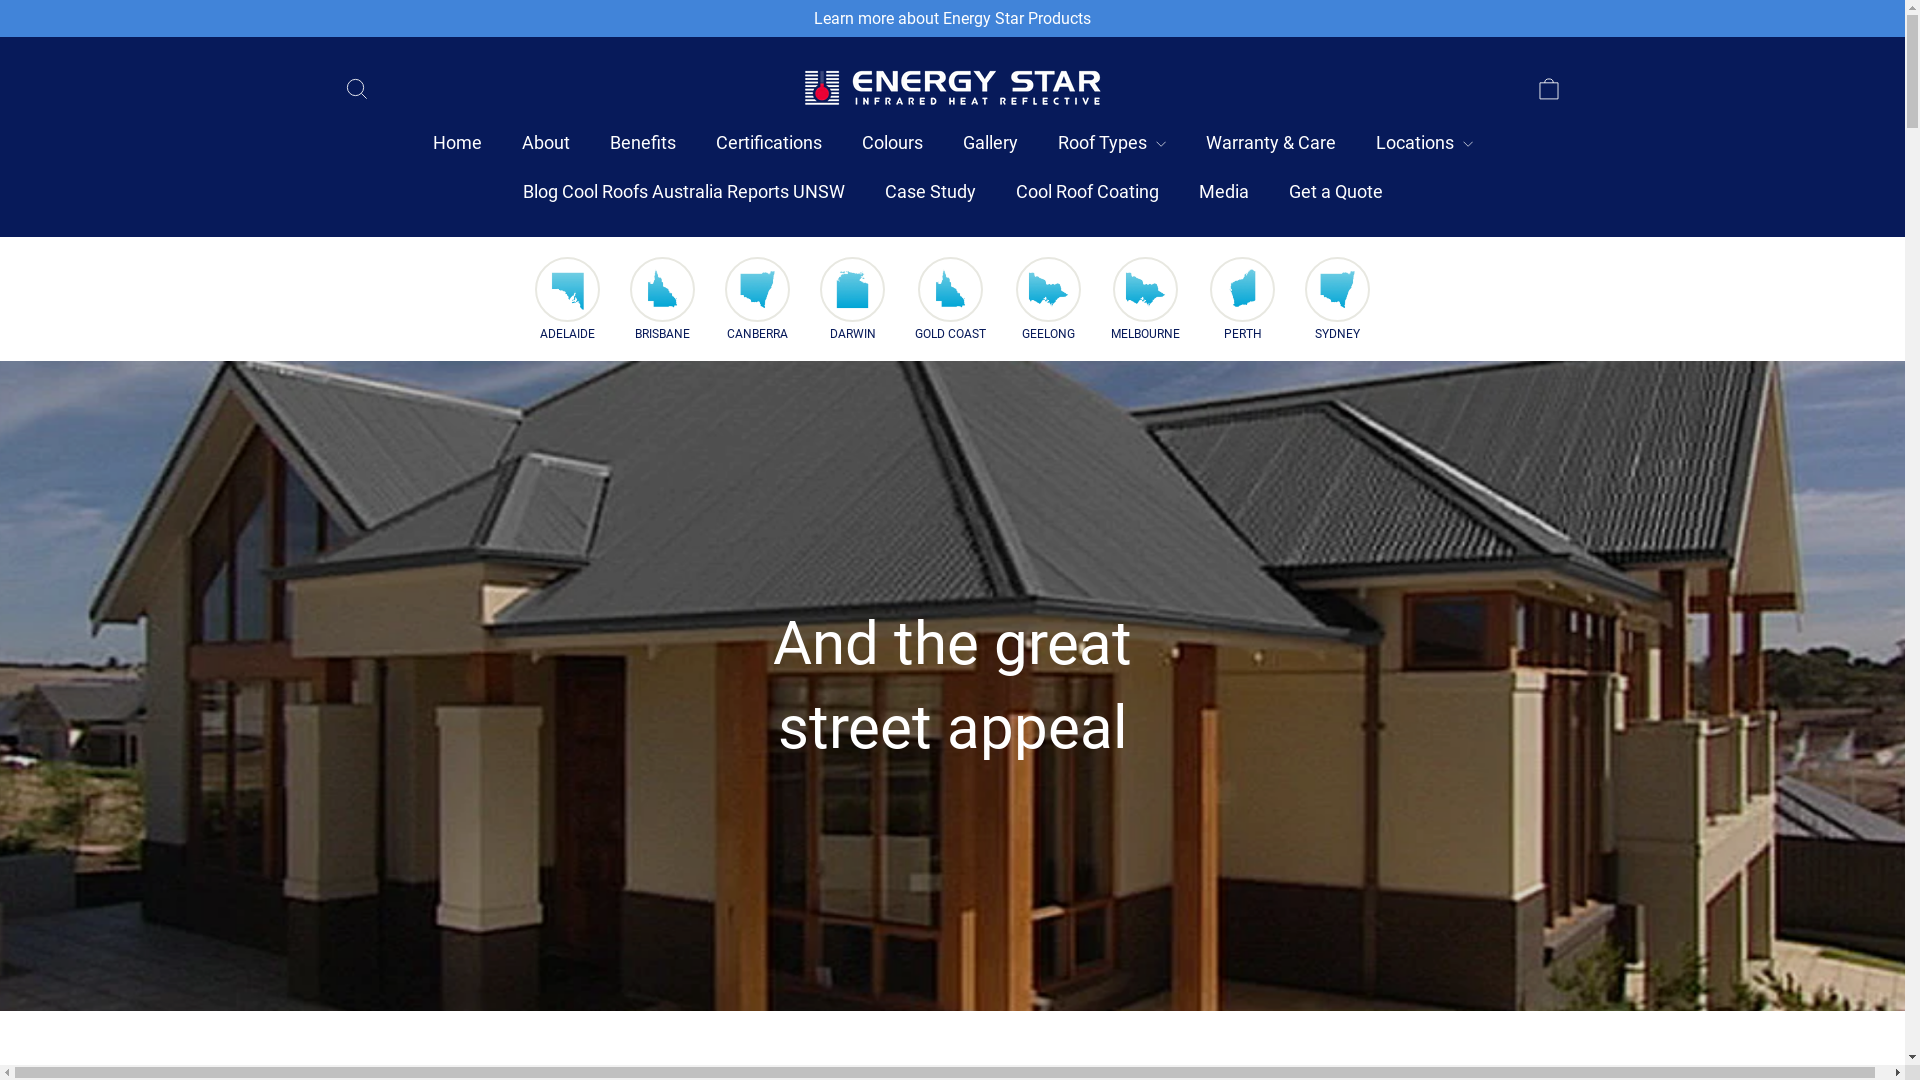 The width and height of the screenshot is (1920, 1080). I want to click on 'Home', so click(455, 142).